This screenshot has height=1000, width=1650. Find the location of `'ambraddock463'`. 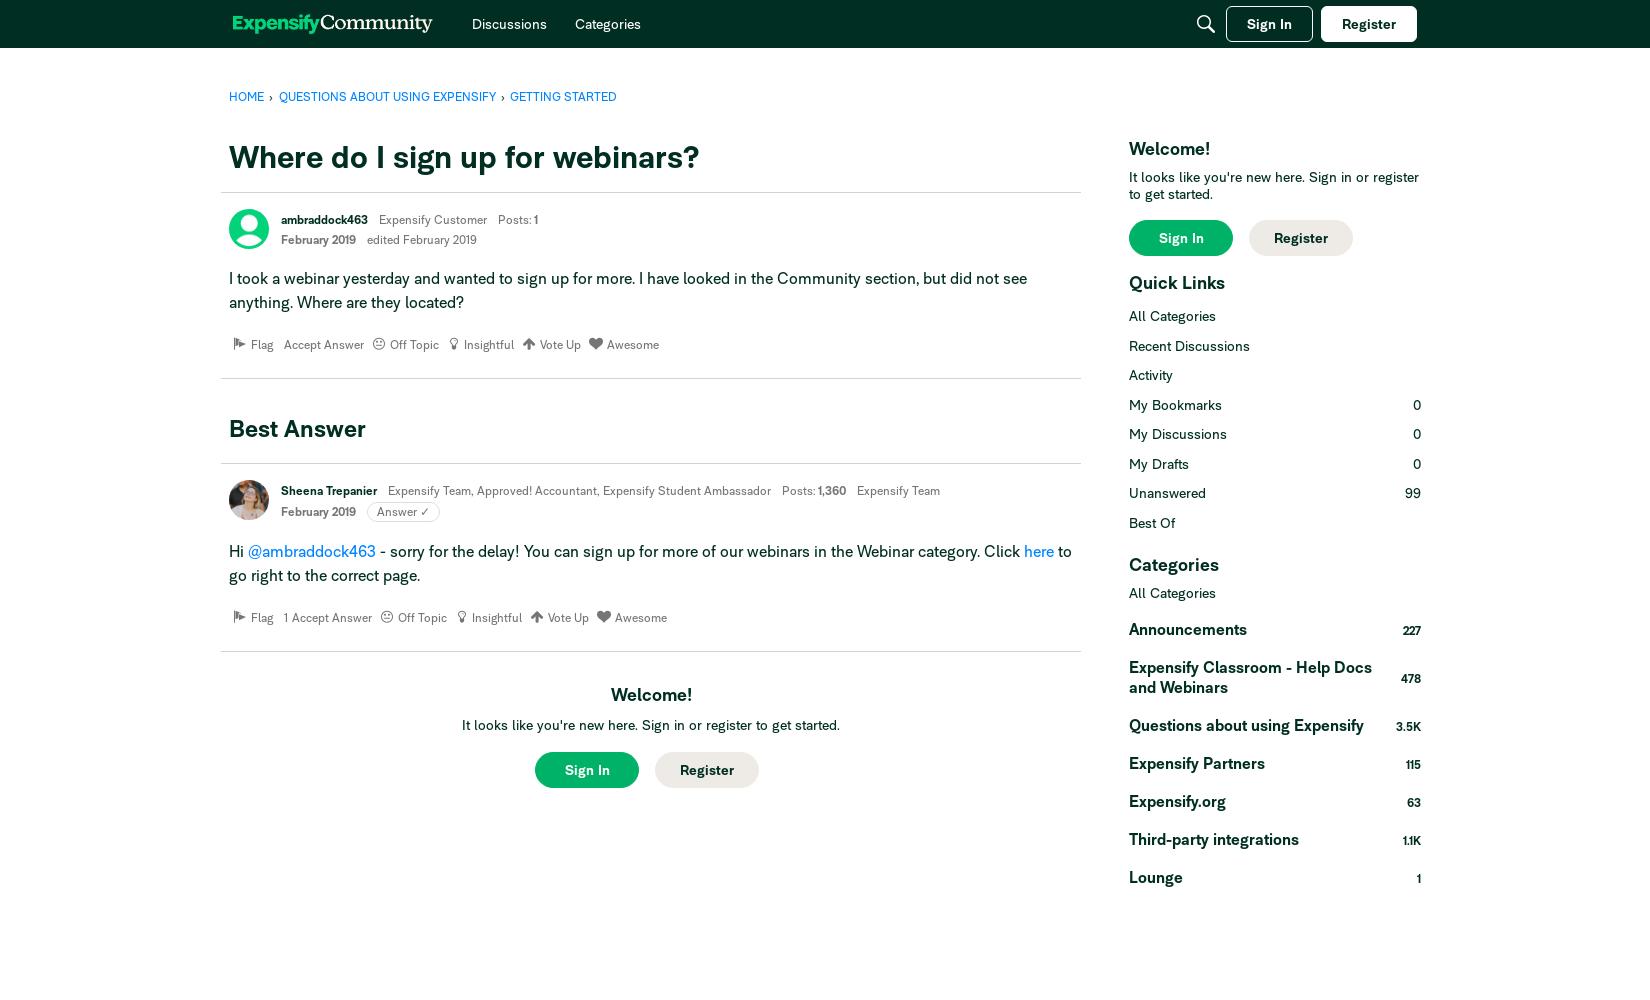

'ambraddock463' is located at coordinates (280, 219).